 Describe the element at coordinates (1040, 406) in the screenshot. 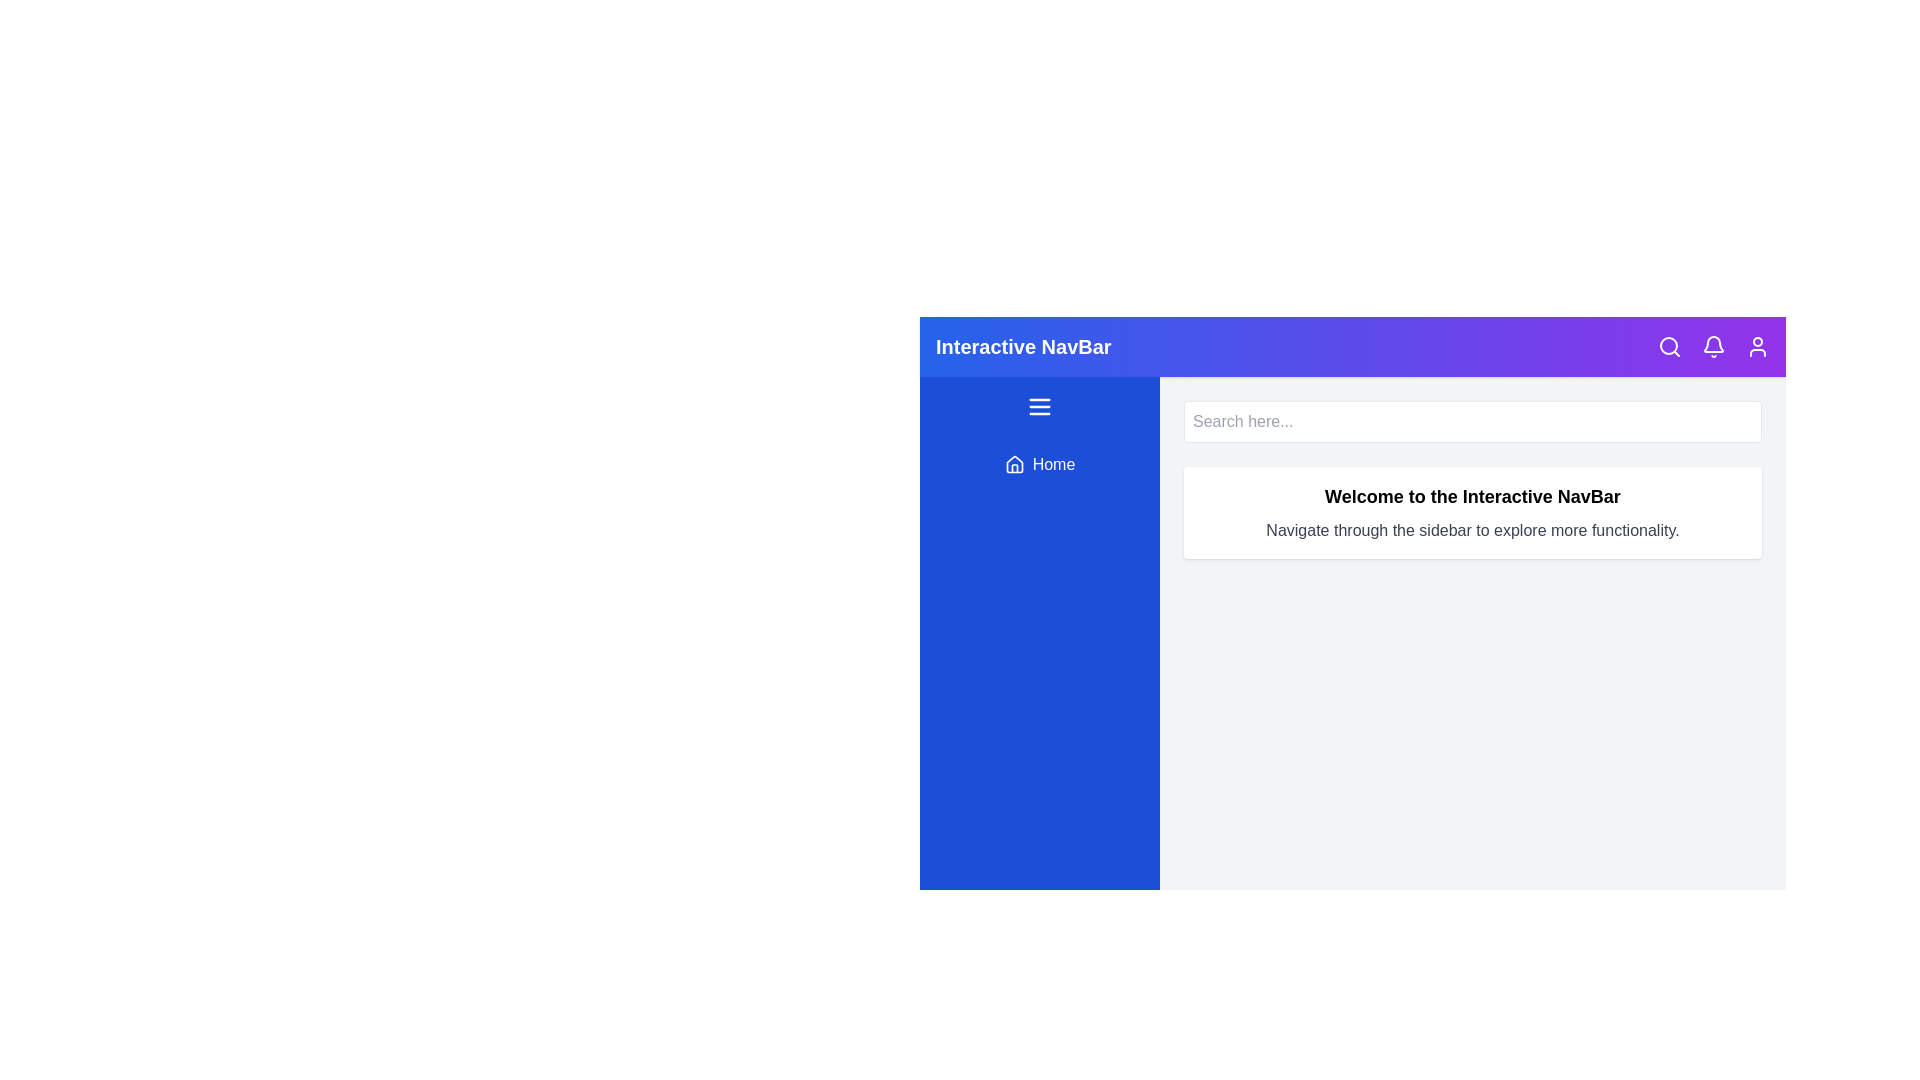

I see `the menu icon to toggle the sidebar visibility` at that location.